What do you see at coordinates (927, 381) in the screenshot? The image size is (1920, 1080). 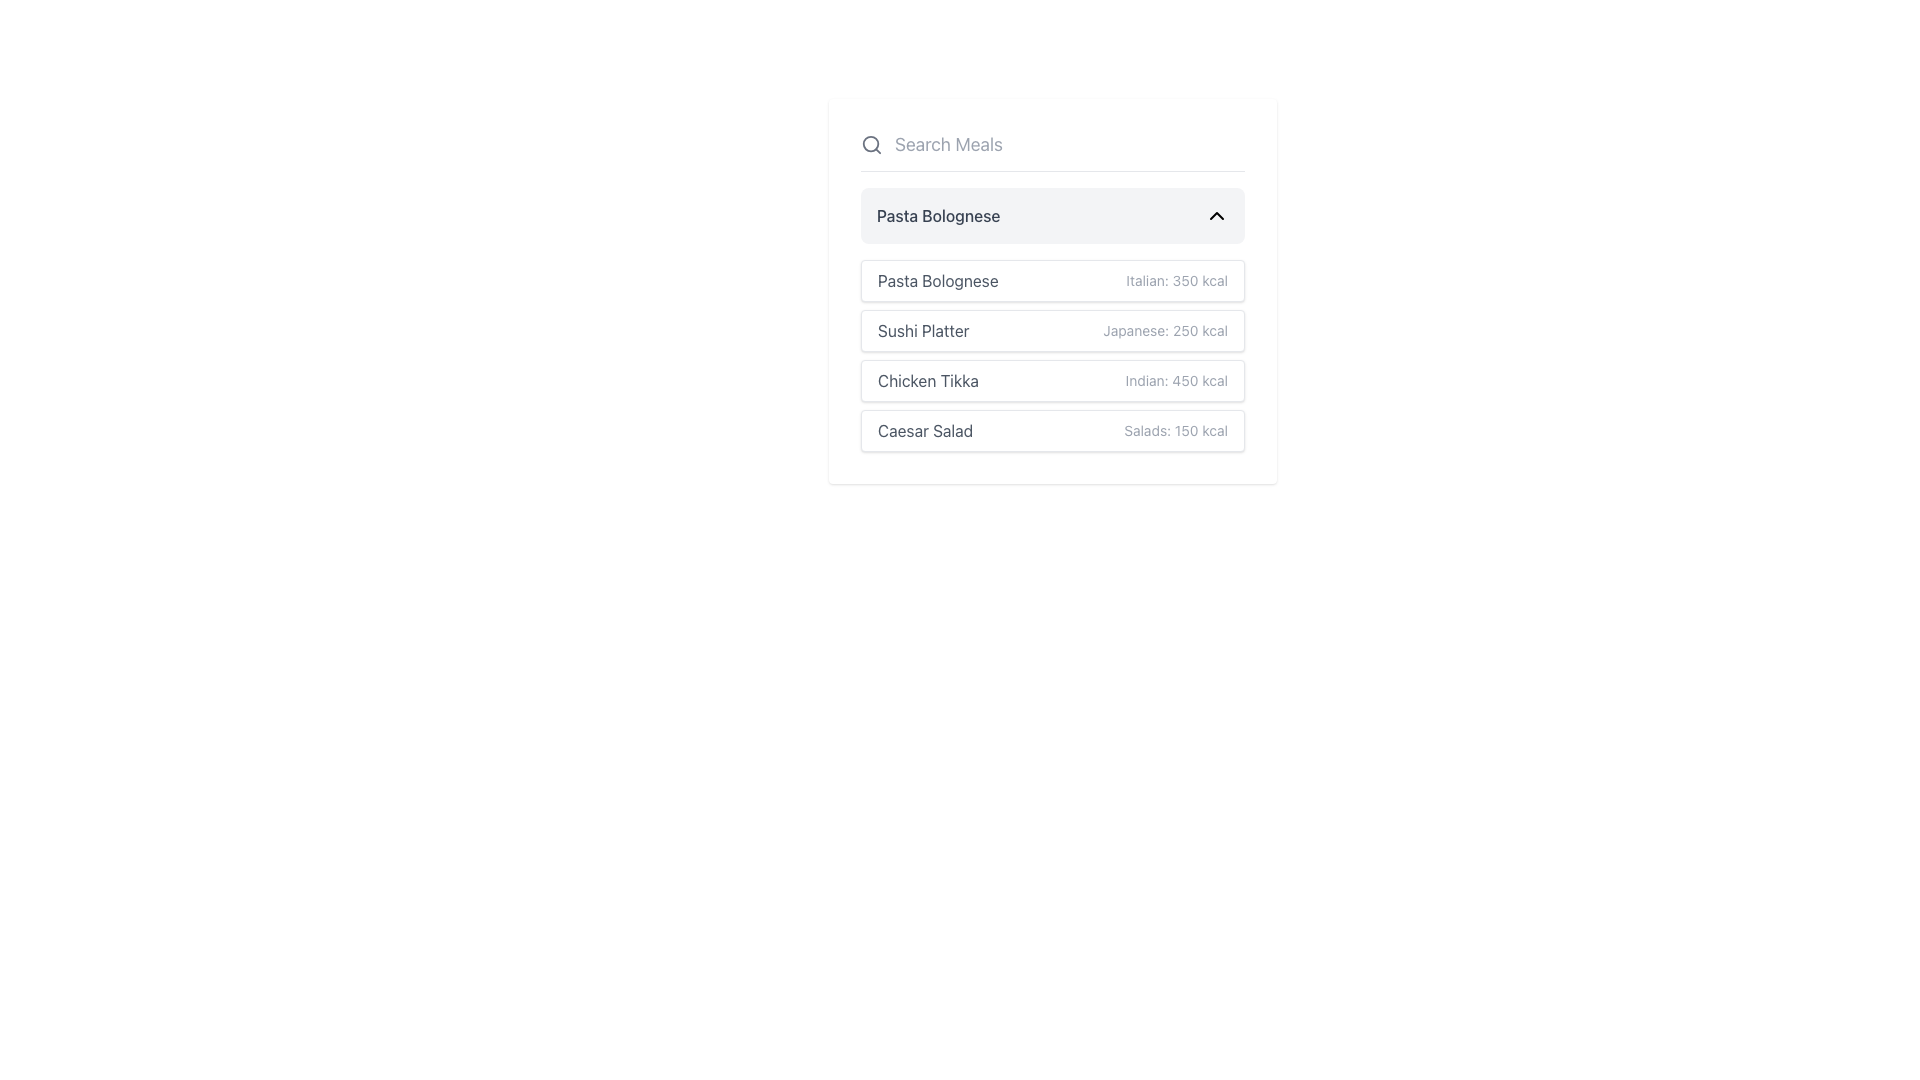 I see `text from the Text Label displaying 'Chicken Tikka' in a gray font, which is positioned as the primary title in the third item of a vertical dropdown menu` at bounding box center [927, 381].